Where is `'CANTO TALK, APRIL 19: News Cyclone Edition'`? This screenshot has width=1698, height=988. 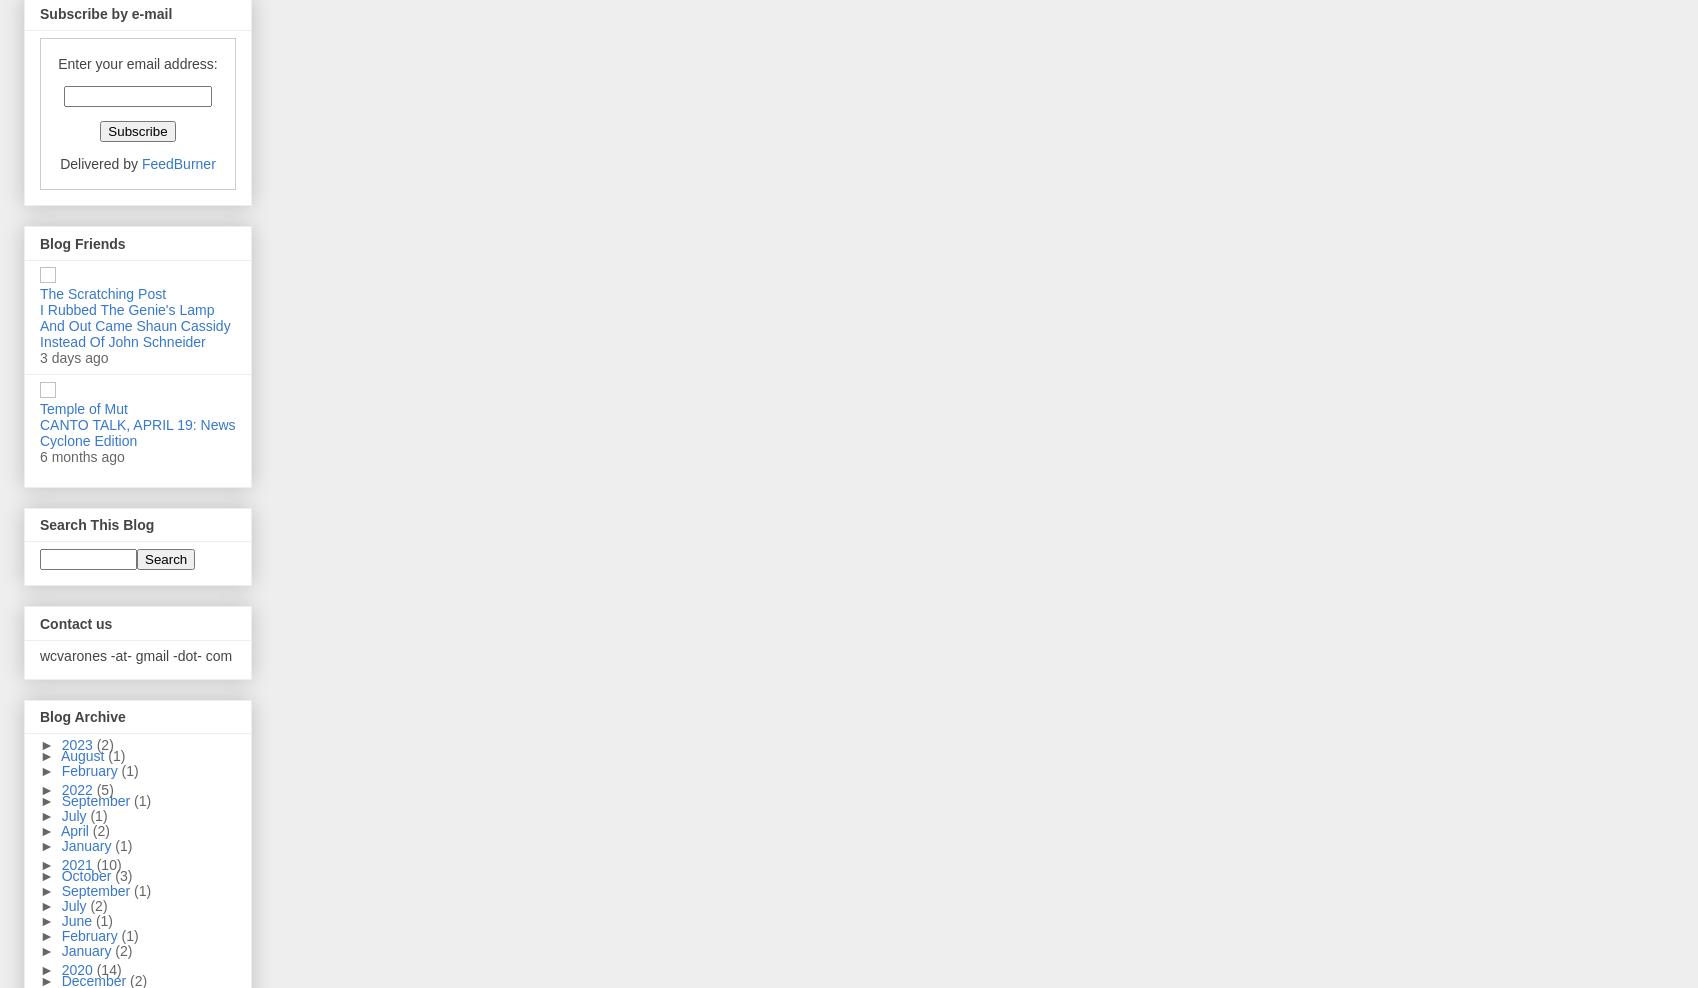 'CANTO TALK, APRIL 19: News Cyclone Edition' is located at coordinates (136, 430).